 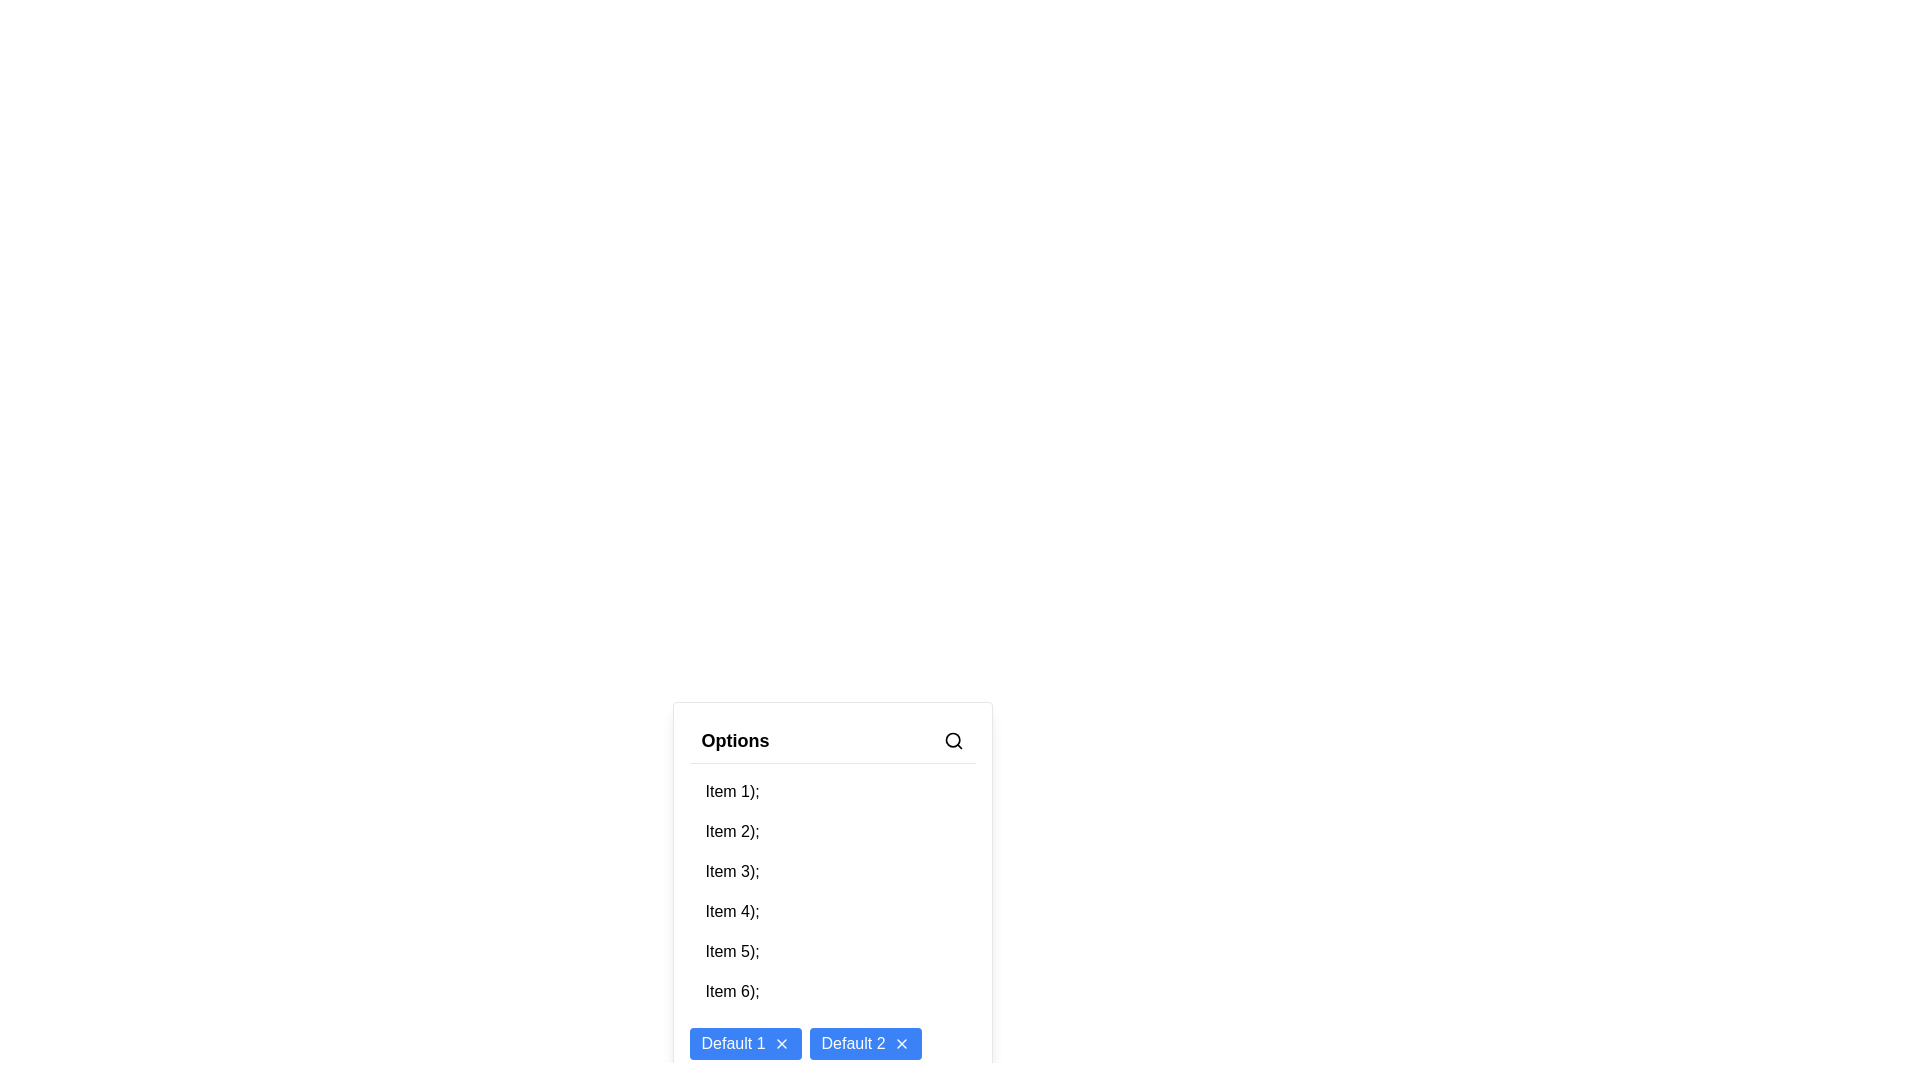 What do you see at coordinates (832, 888) in the screenshot?
I see `an item in the List or Dropdown Component located centrally below the 'Options' title bar` at bounding box center [832, 888].